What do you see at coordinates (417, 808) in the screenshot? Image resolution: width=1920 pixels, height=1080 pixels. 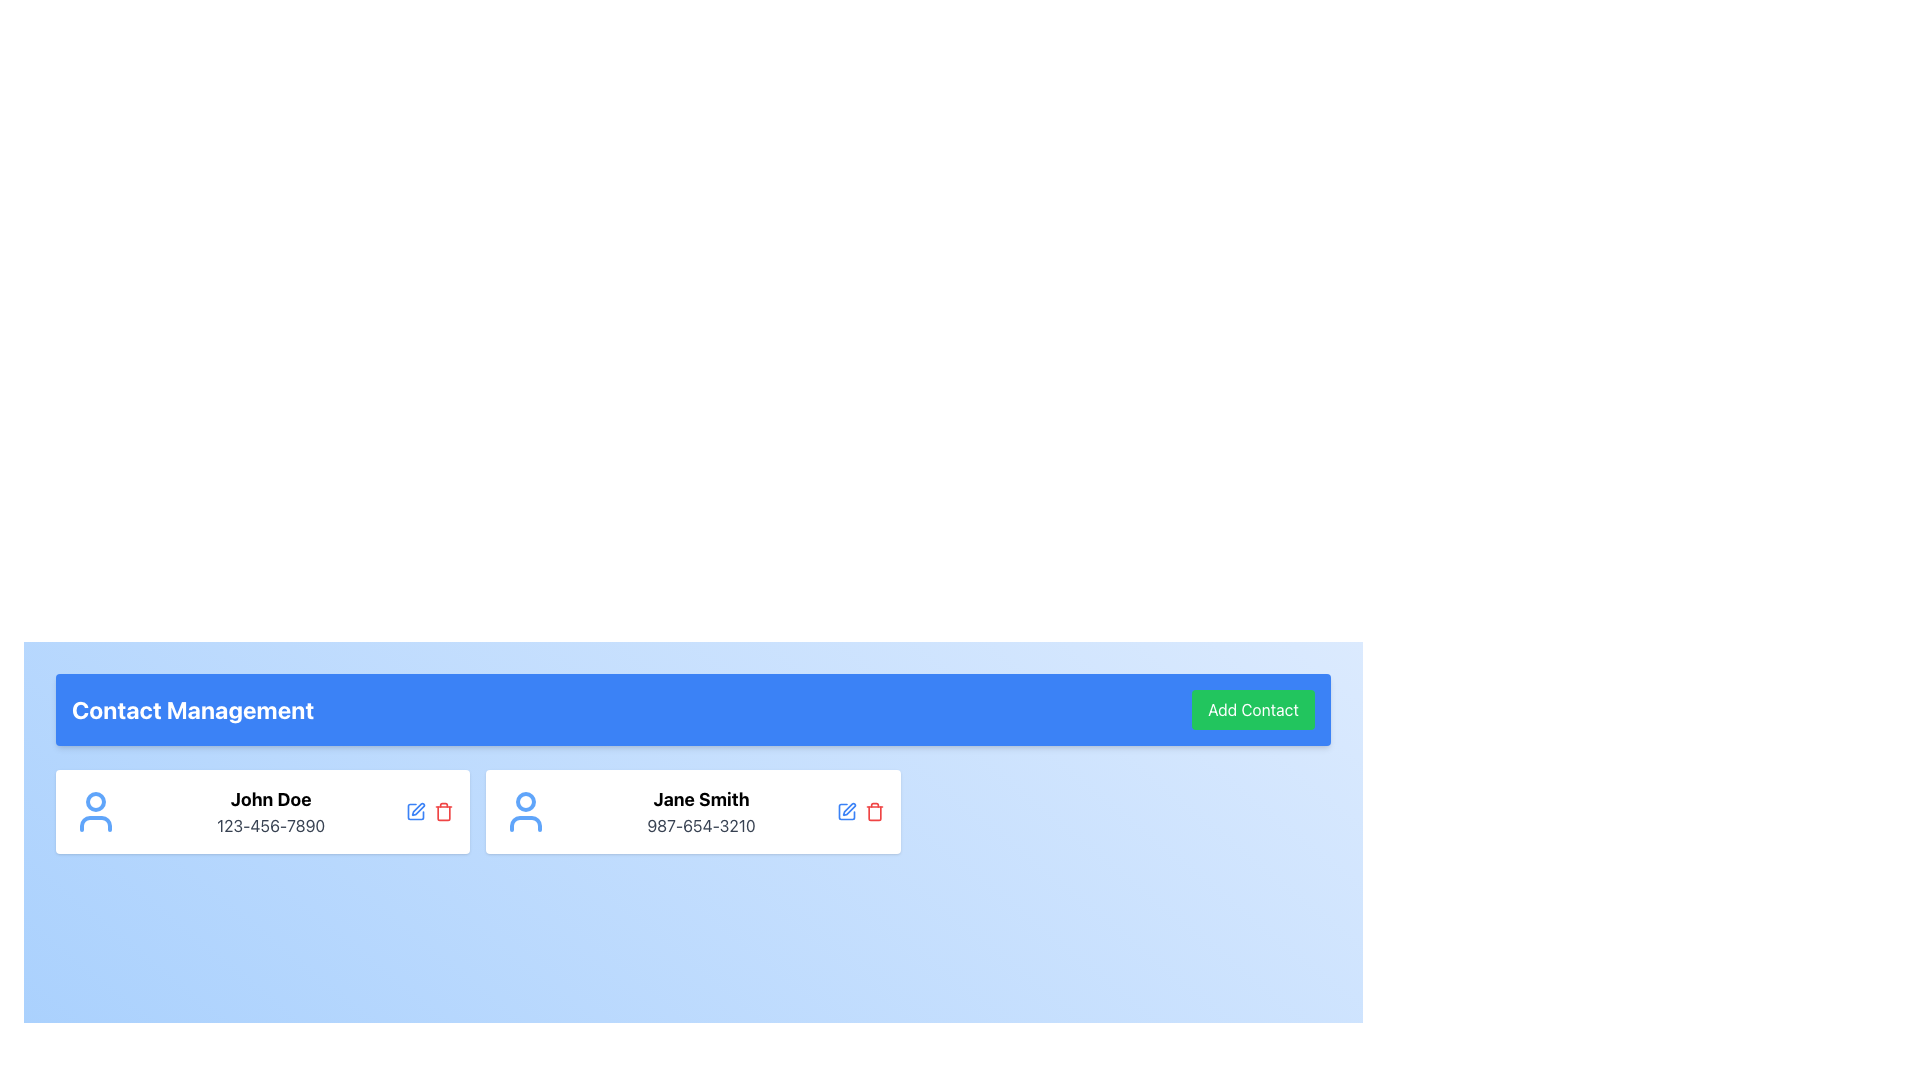 I see `the edit icon button located in the top-right corner of the contact card for 'John Doe' to initiate editing of the contact details` at bounding box center [417, 808].